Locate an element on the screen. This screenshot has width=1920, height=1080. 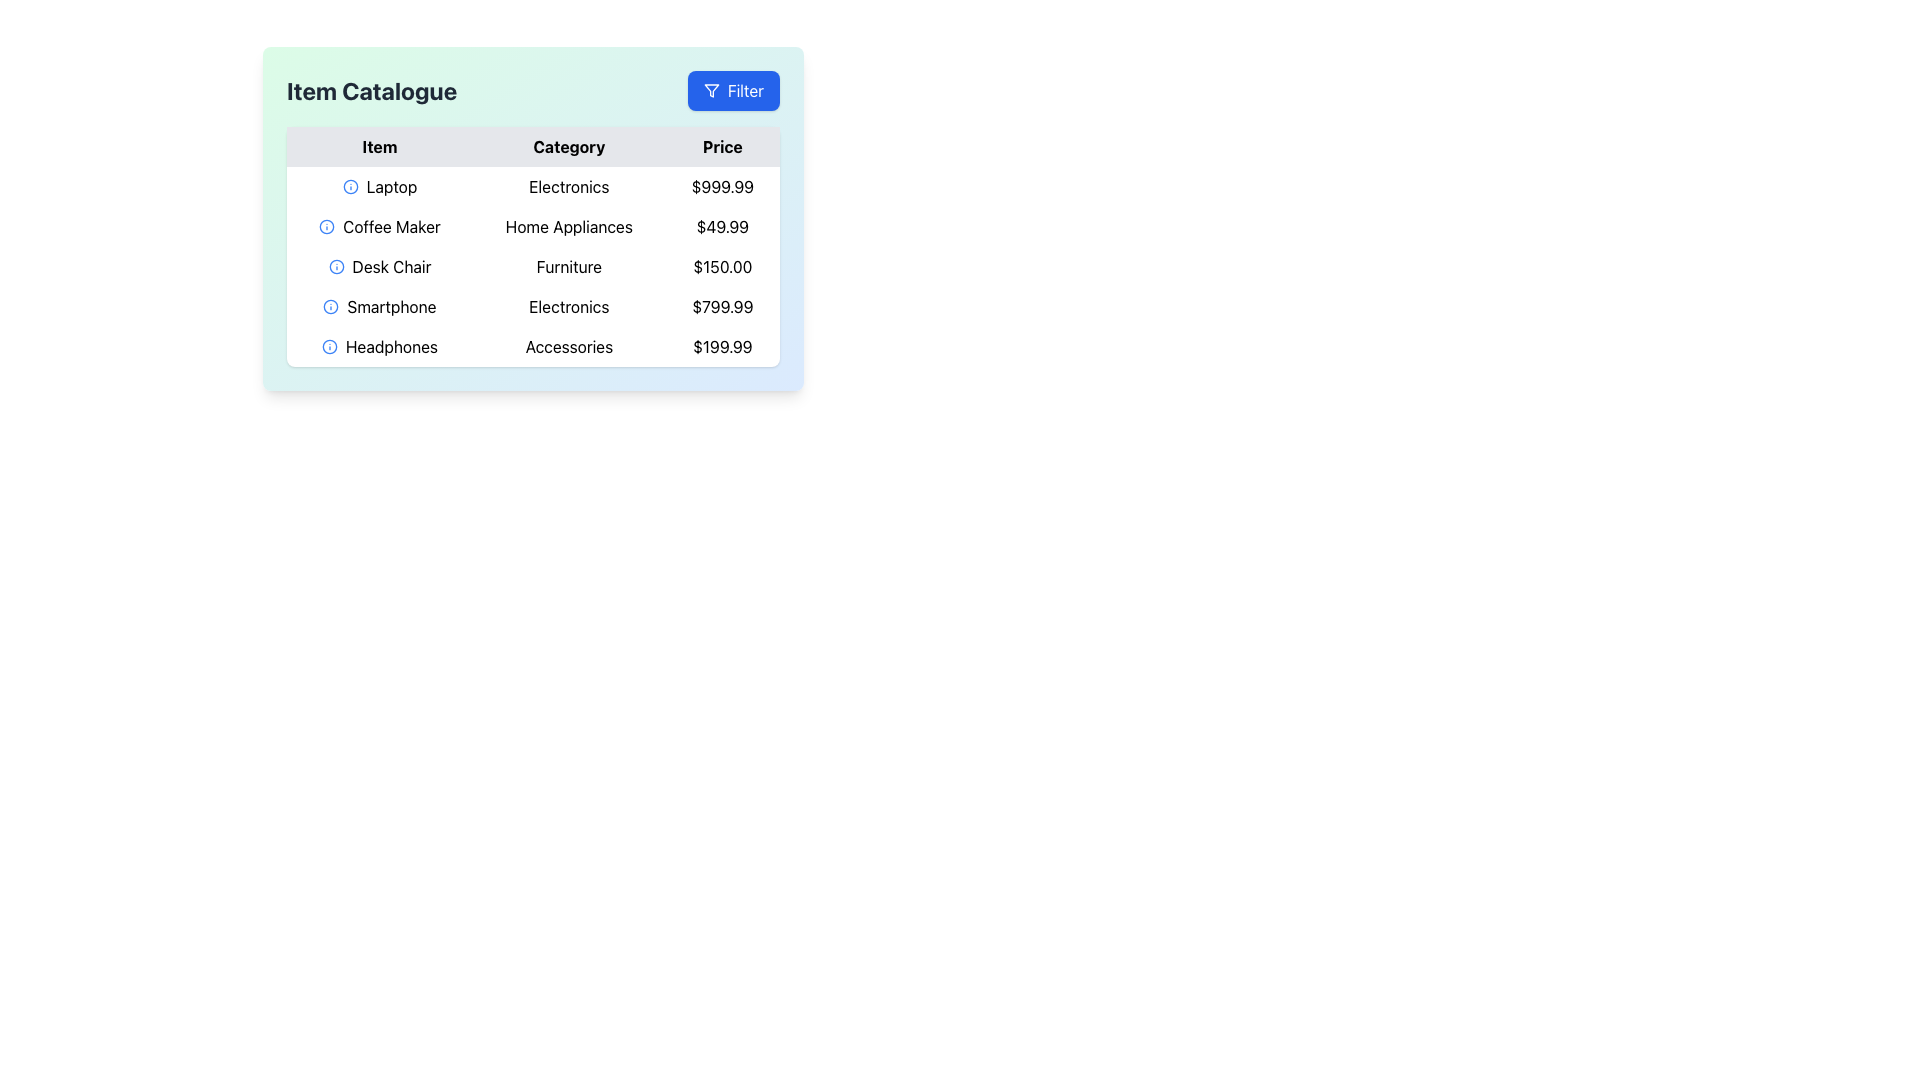
the price display for the 'Laptop' item, which is located in the third column of the first row of the table is located at coordinates (721, 186).